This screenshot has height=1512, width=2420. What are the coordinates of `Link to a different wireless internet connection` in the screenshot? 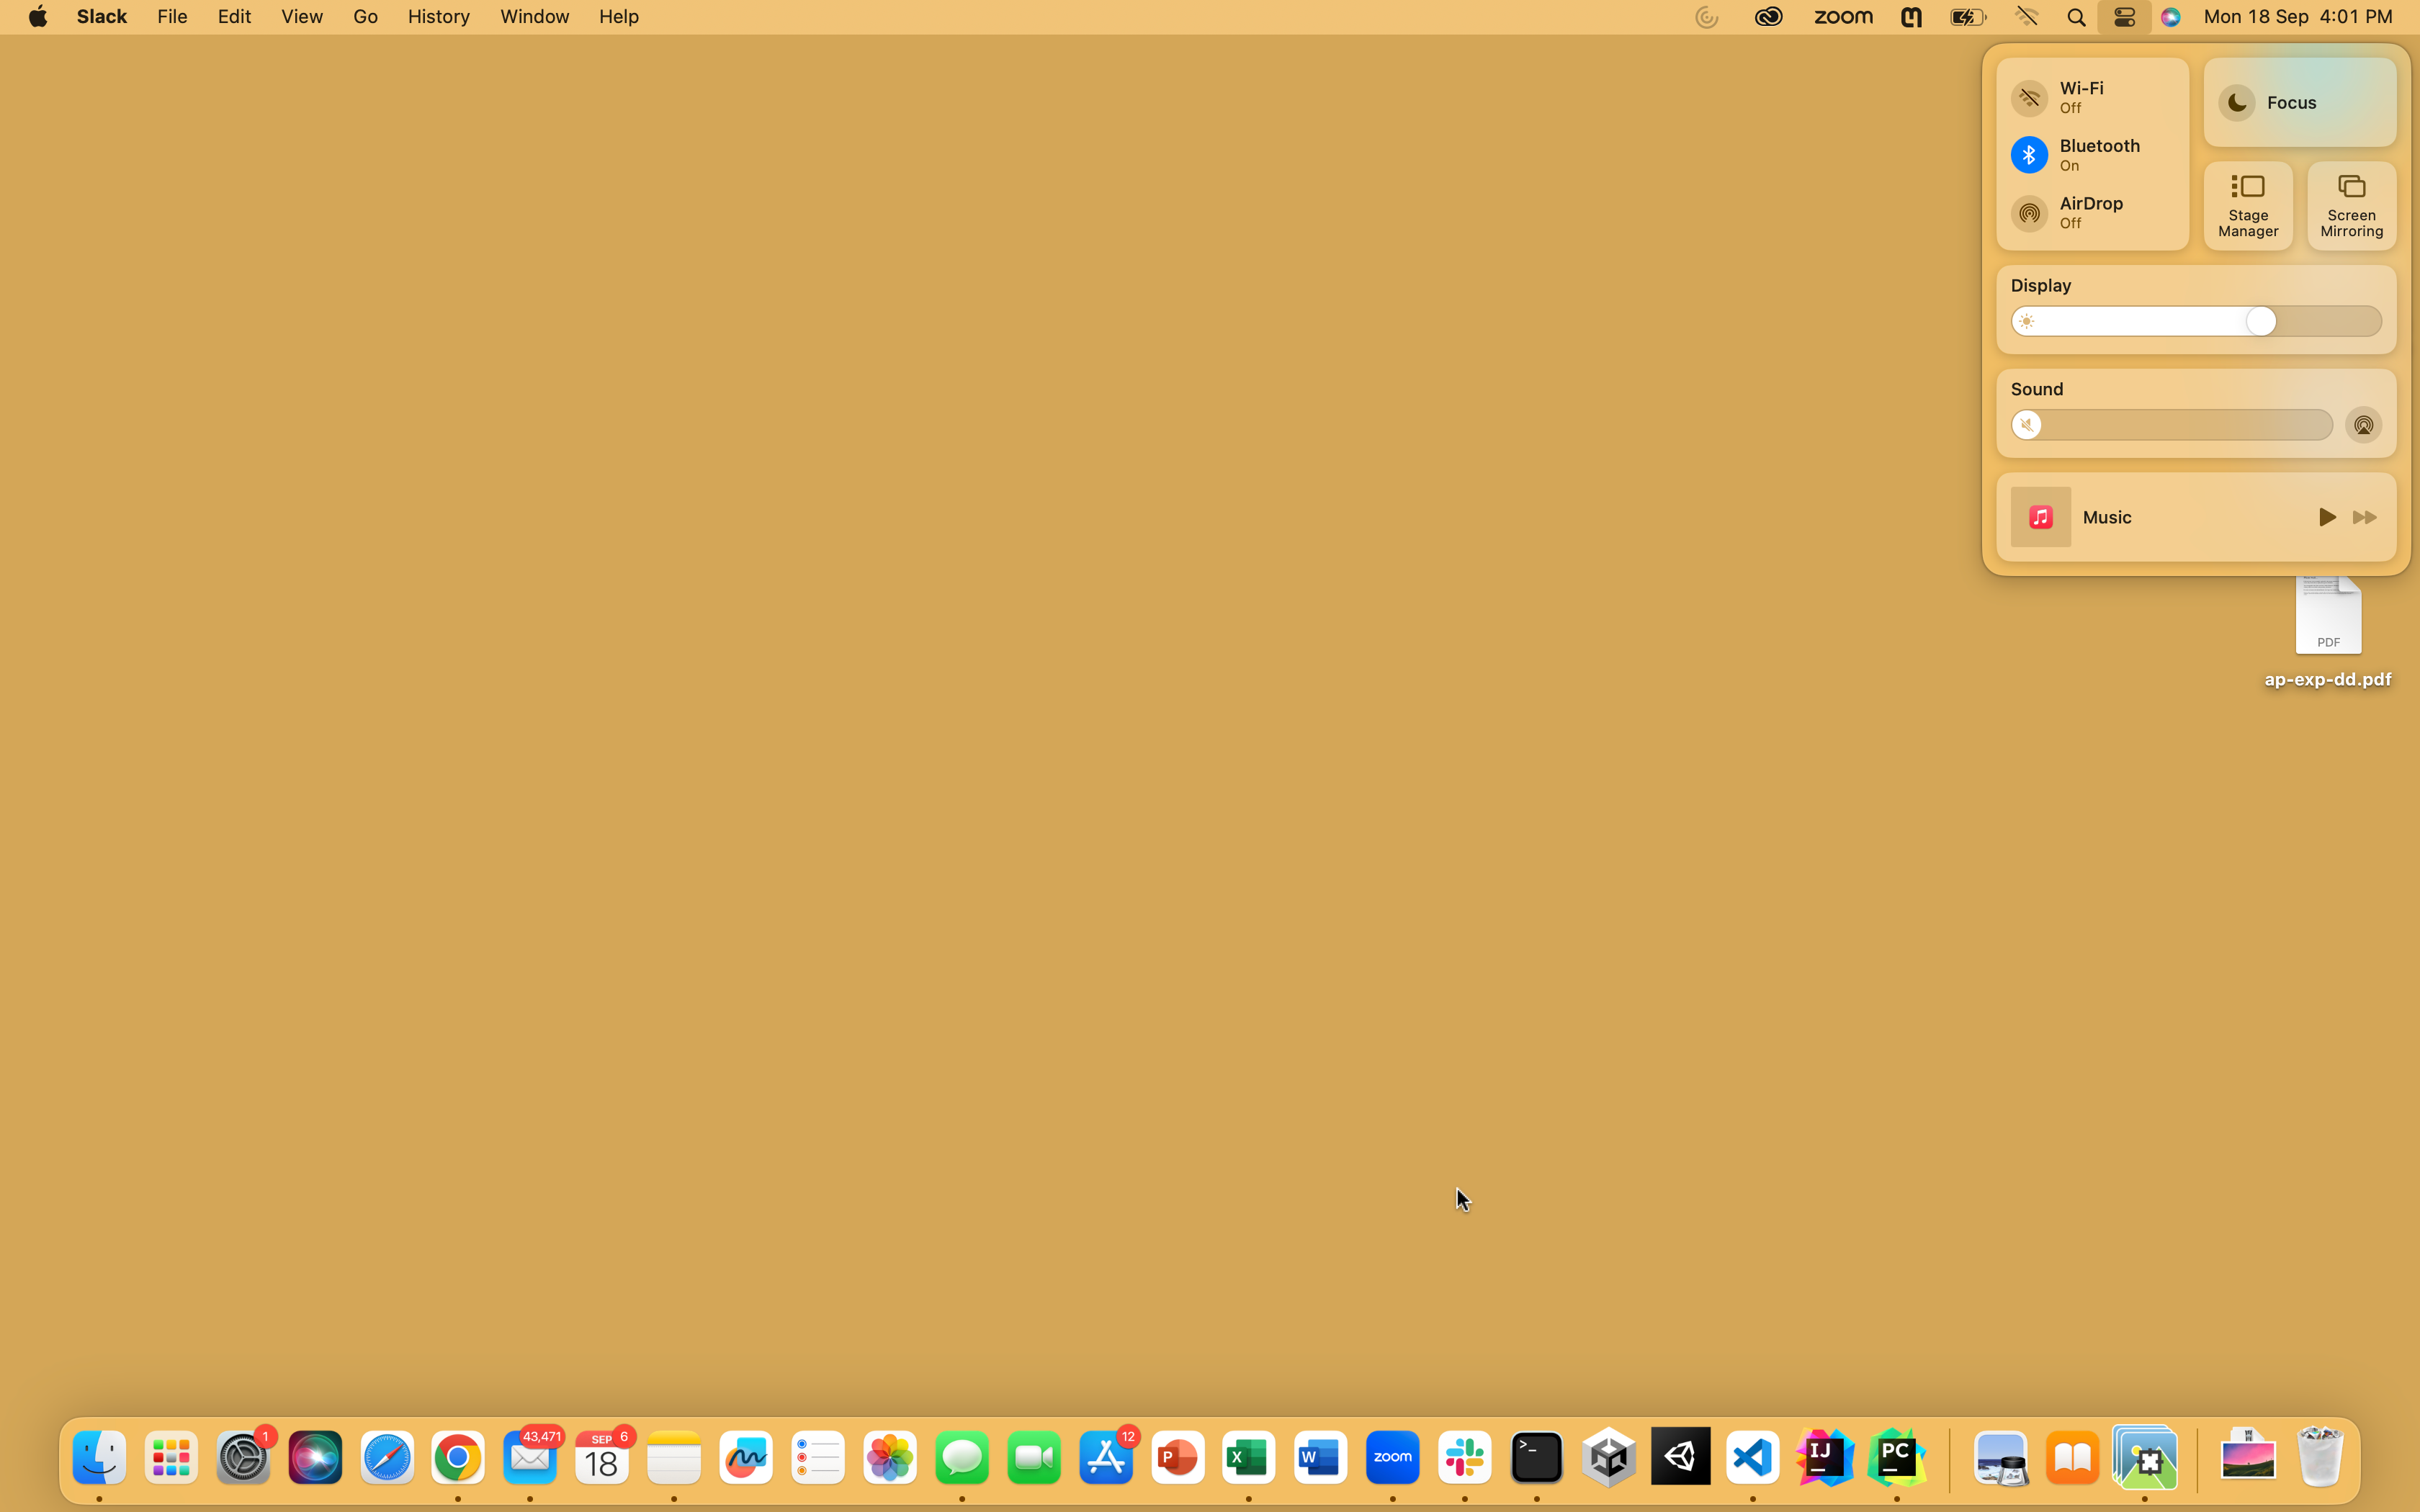 It's located at (2090, 89).